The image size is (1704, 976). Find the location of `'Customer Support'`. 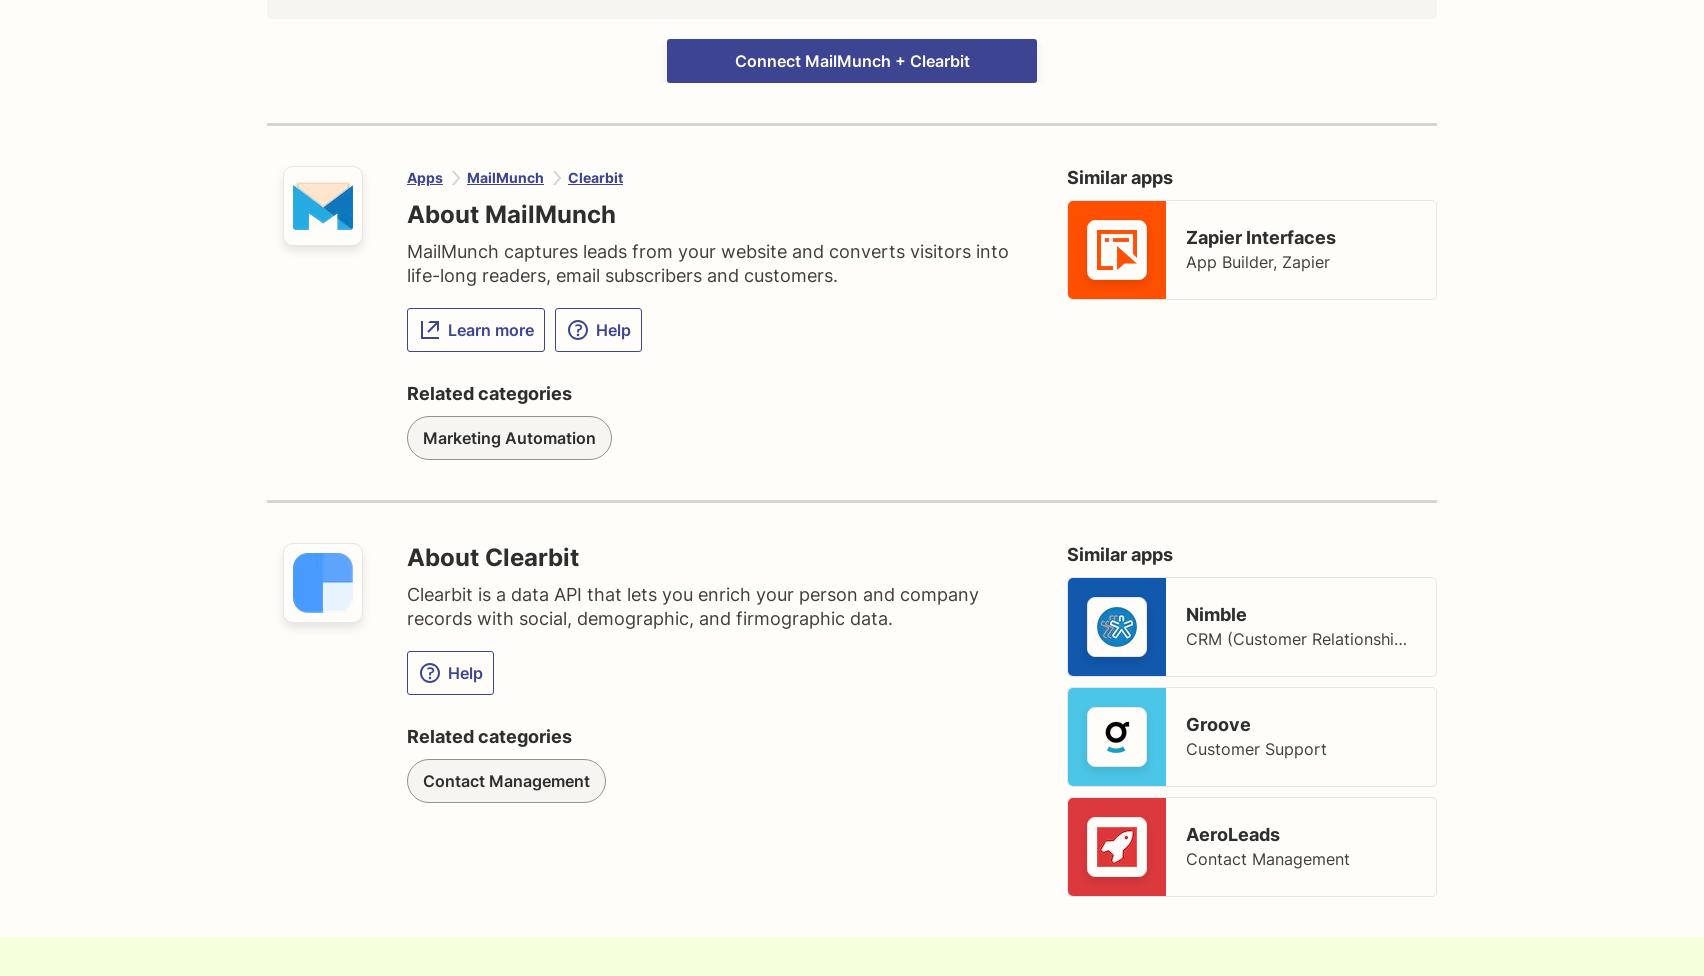

'Customer Support' is located at coordinates (1184, 748).